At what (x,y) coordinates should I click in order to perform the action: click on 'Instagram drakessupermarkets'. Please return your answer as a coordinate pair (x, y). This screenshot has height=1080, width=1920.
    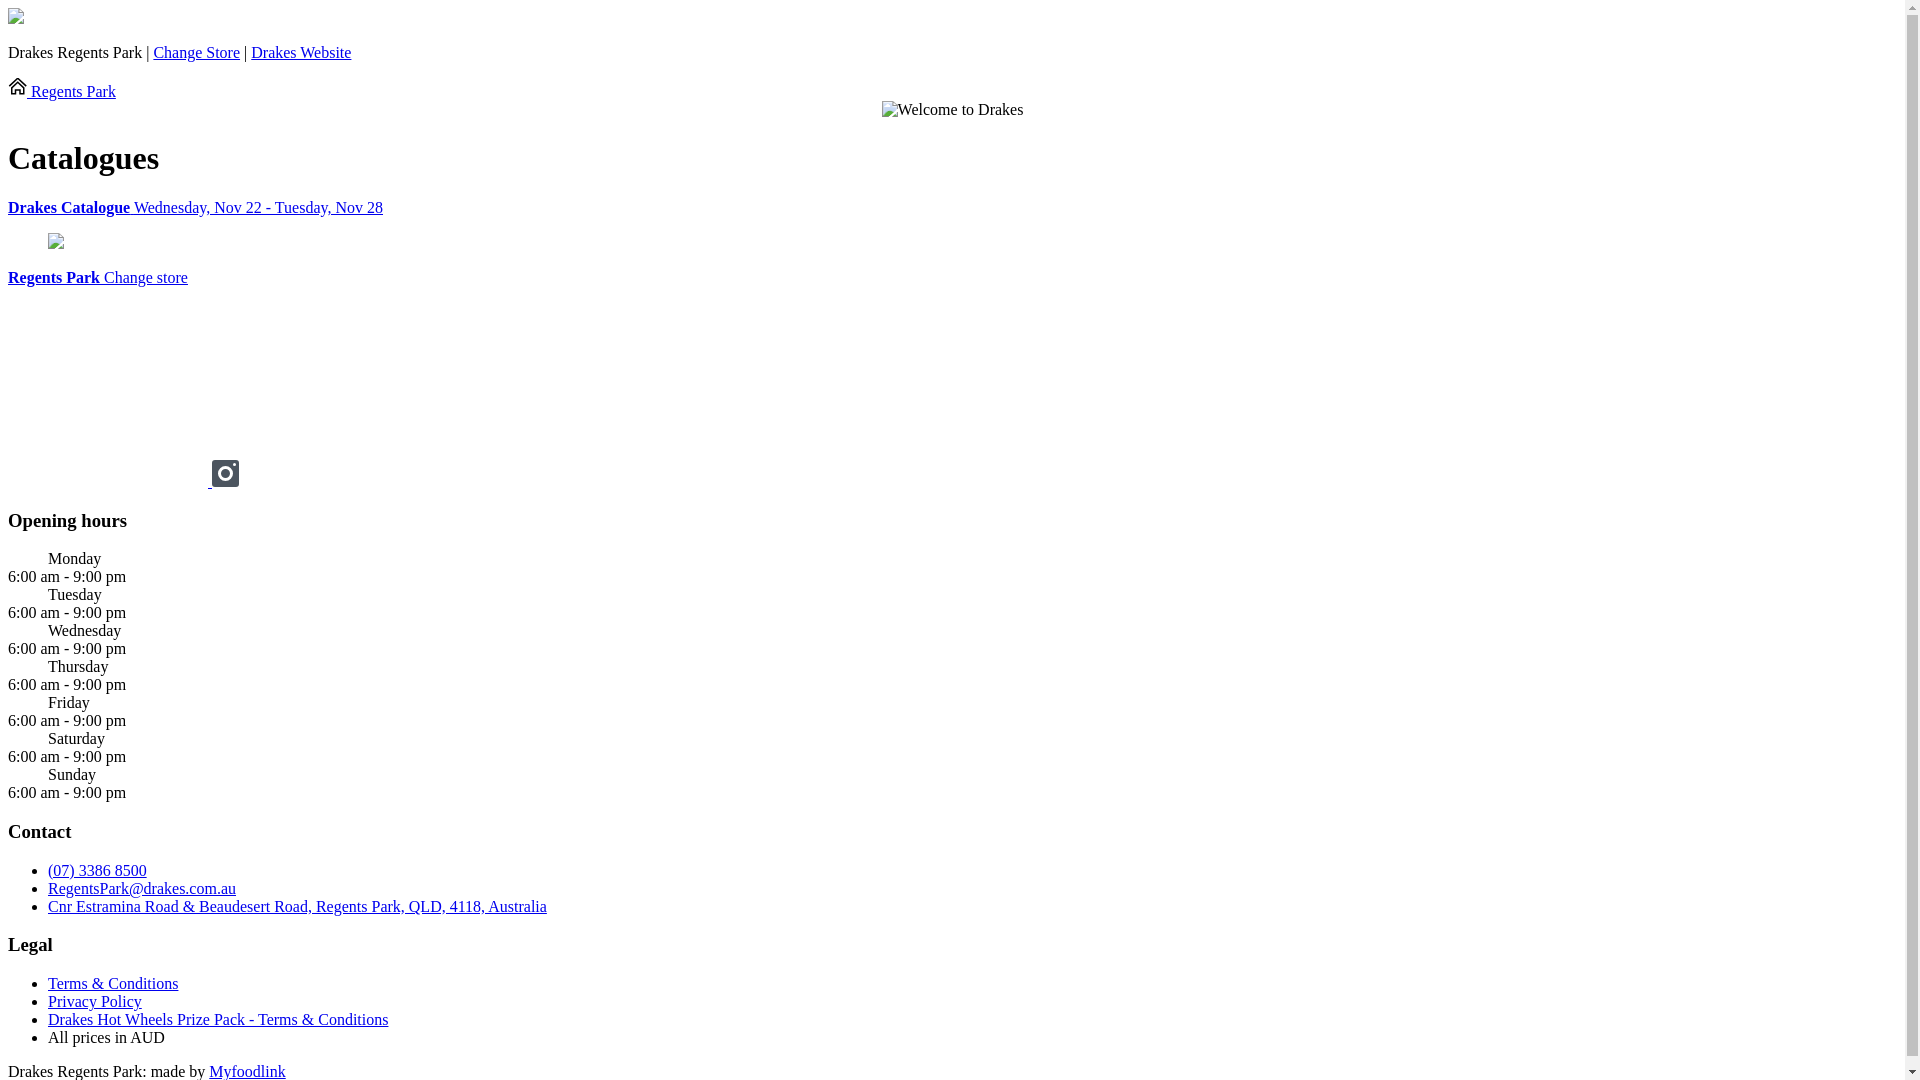
    Looking at the image, I should click on (211, 481).